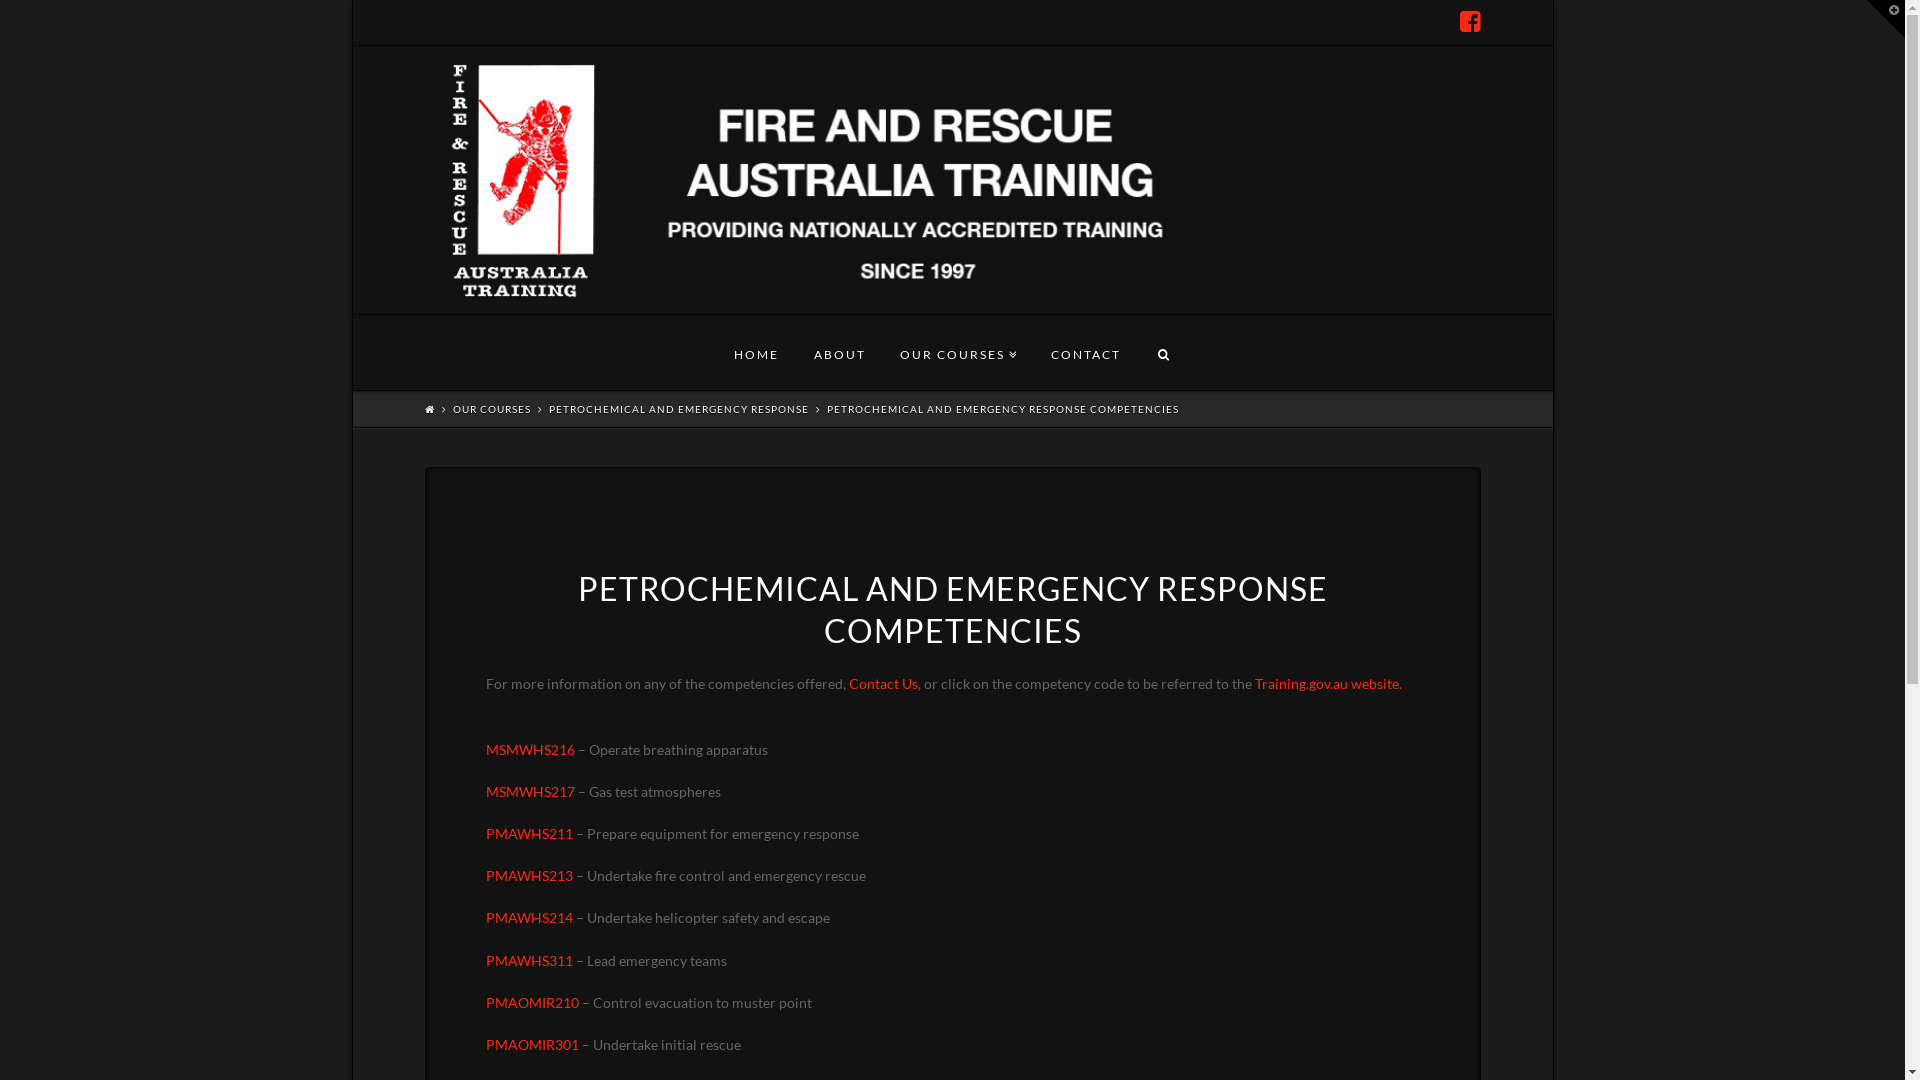 This screenshot has width=1920, height=1080. I want to click on 'PETROCHEMICAL AND EMERGENCY RESPONSE', so click(677, 407).